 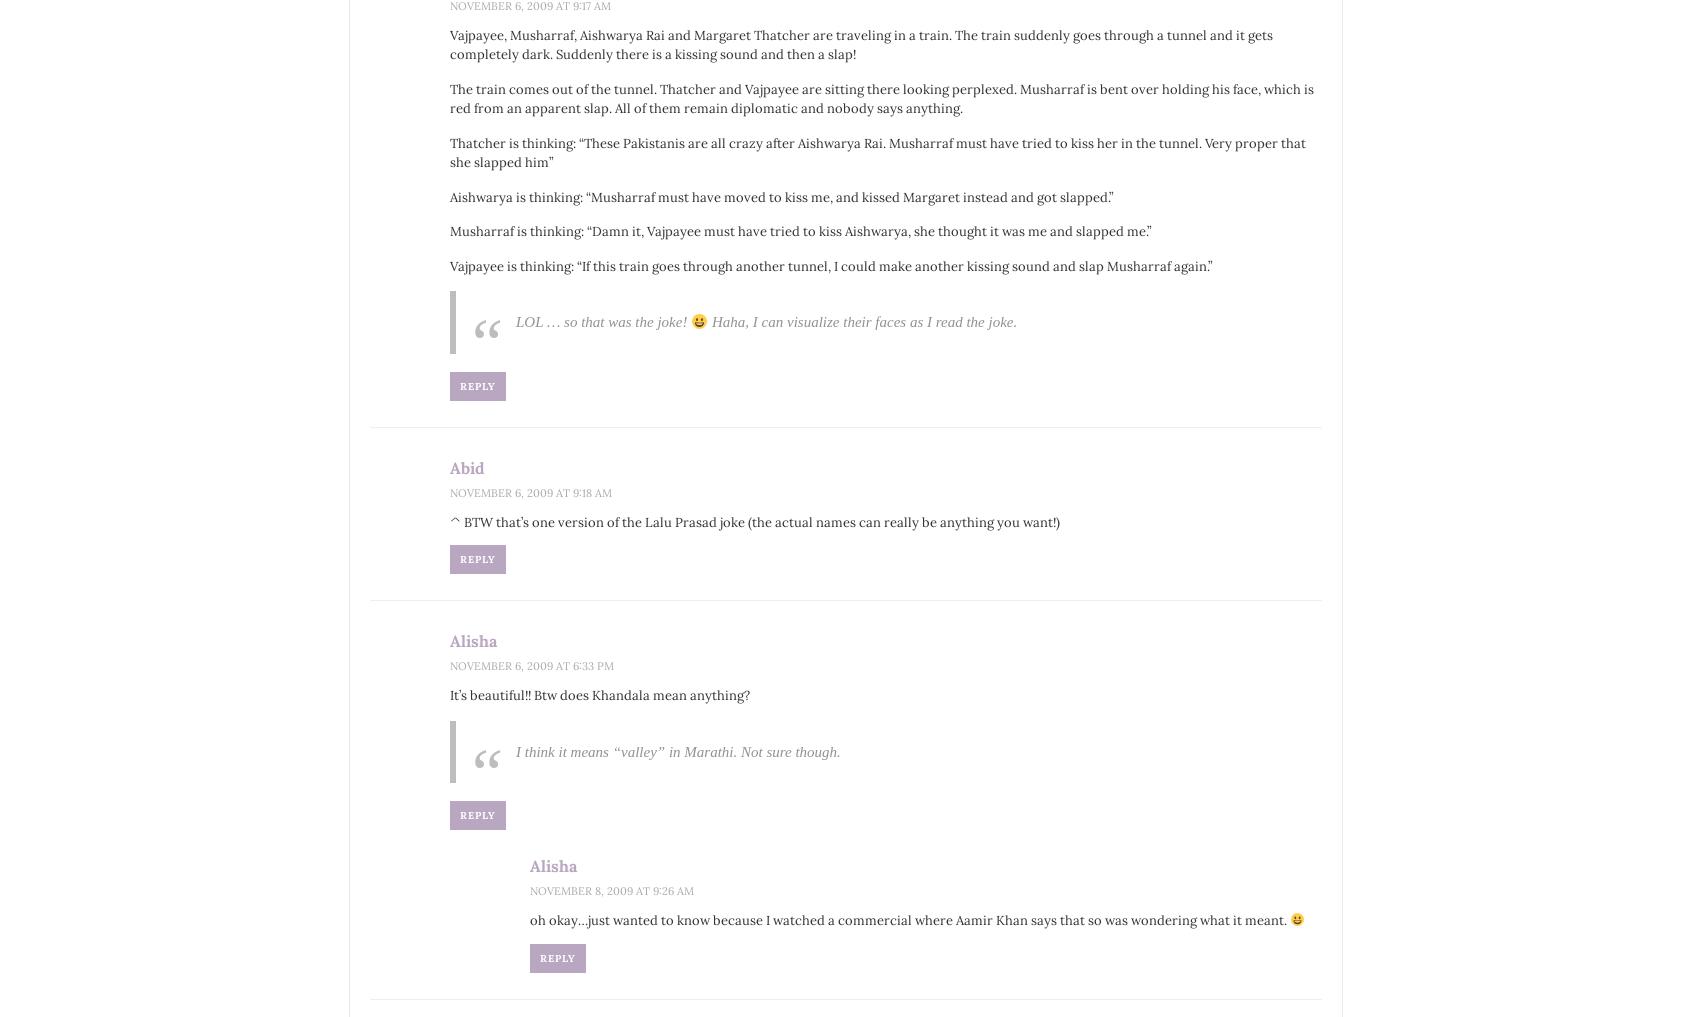 What do you see at coordinates (449, 491) in the screenshot?
I see `'November 6, 2009 at 9:18 am'` at bounding box center [449, 491].